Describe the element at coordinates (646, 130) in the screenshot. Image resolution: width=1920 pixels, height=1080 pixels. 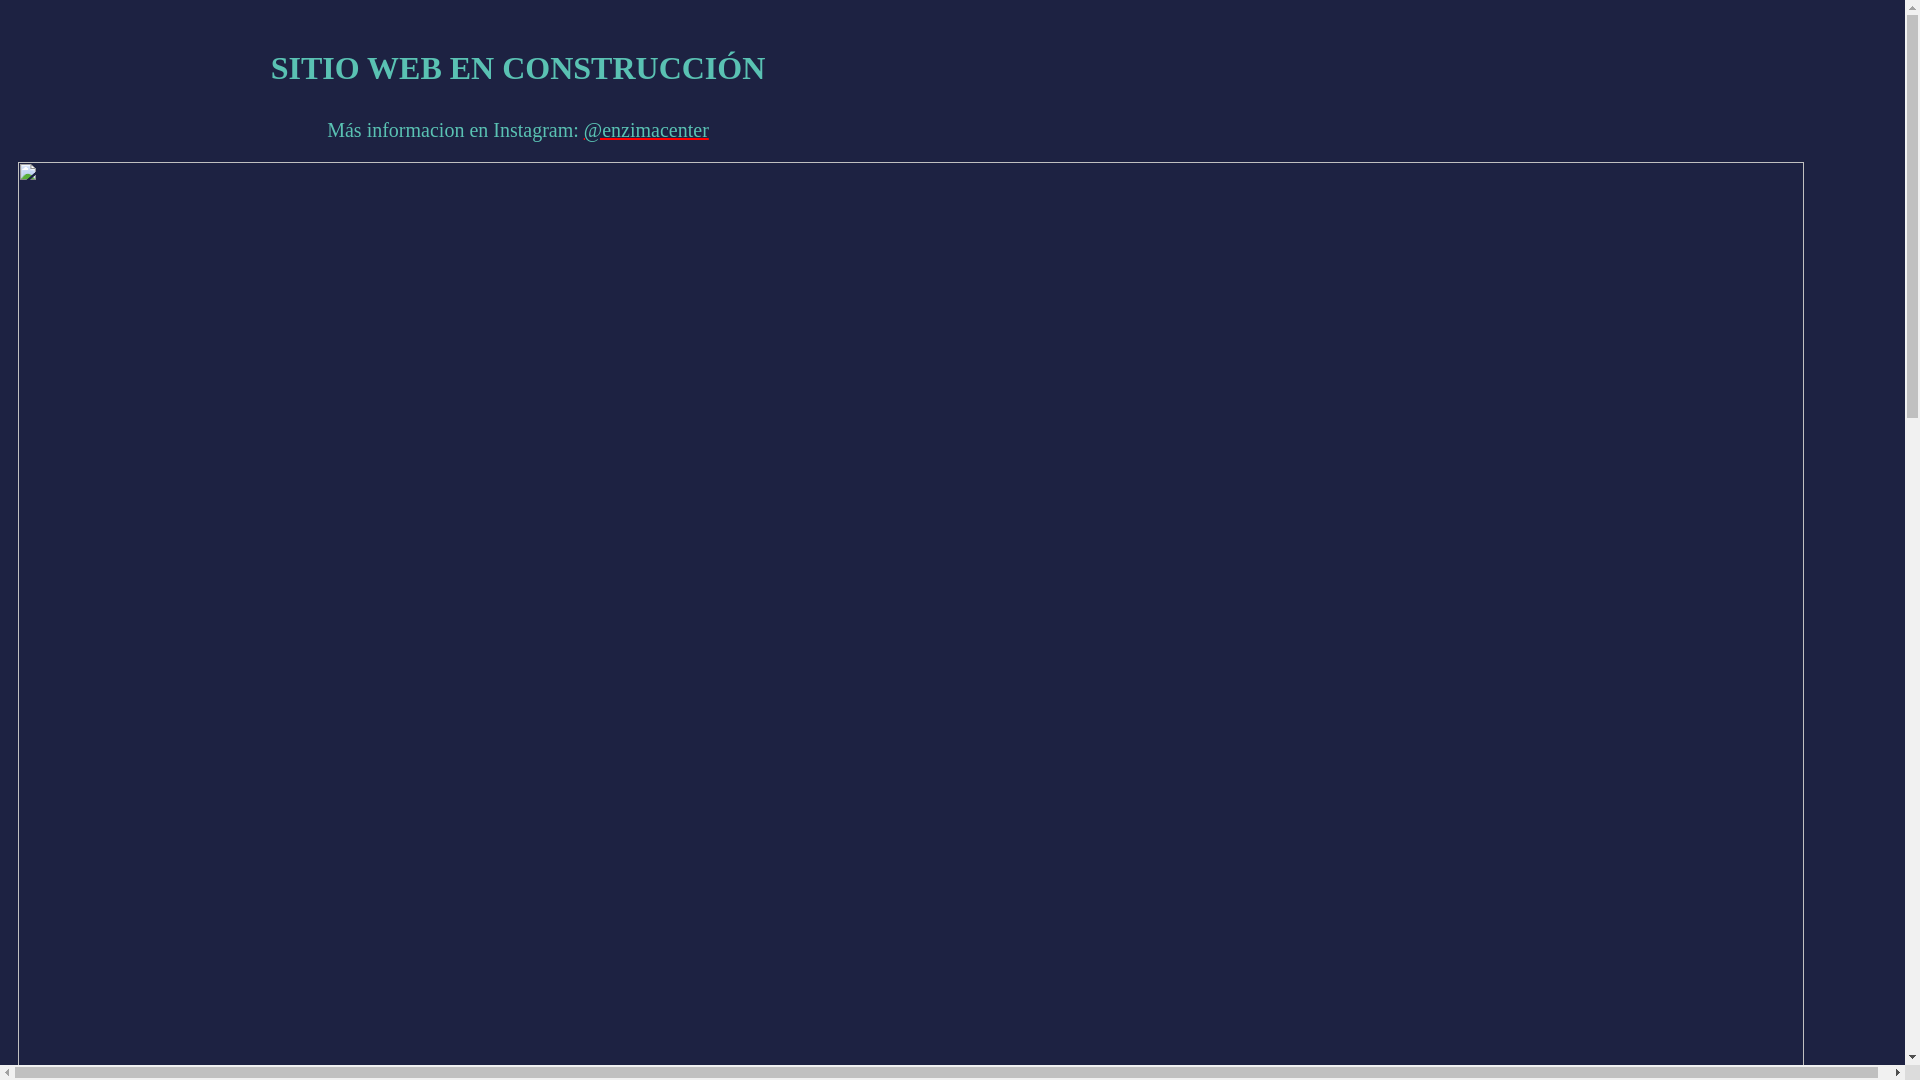
I see `'@enzimacenter'` at that location.